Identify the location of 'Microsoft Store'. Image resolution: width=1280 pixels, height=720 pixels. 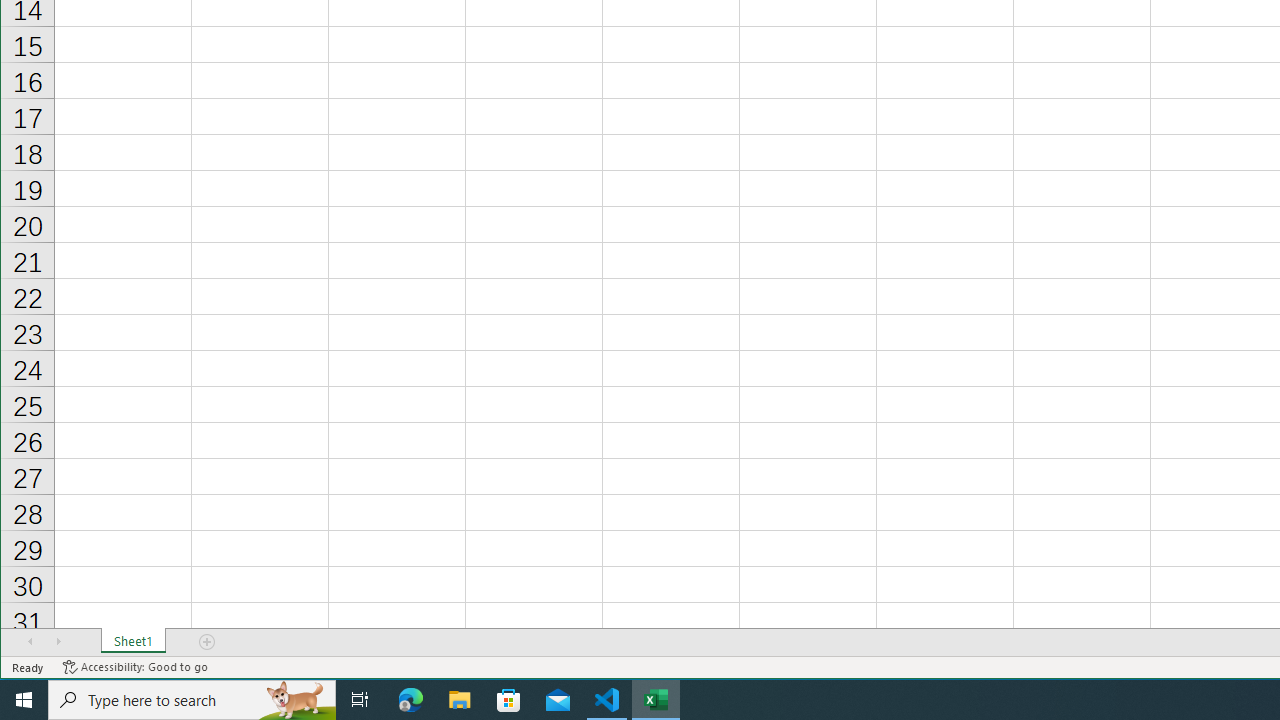
(509, 698).